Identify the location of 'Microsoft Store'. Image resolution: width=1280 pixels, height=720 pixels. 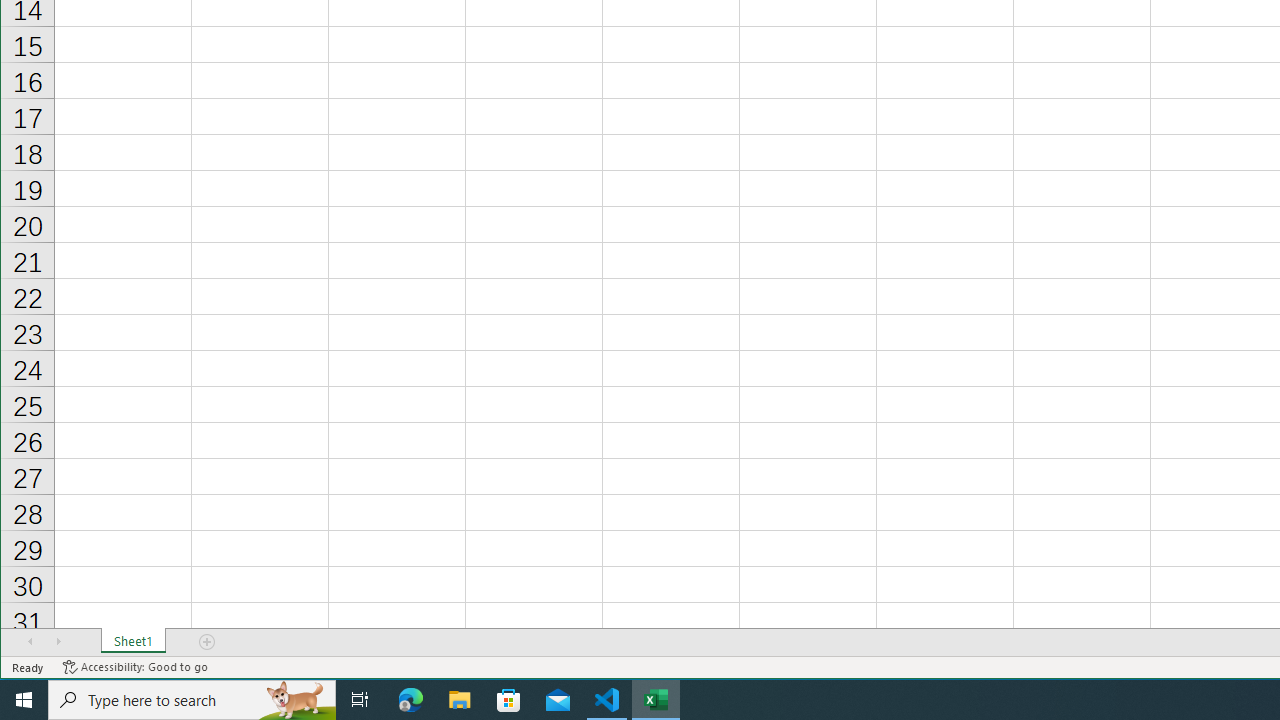
(509, 698).